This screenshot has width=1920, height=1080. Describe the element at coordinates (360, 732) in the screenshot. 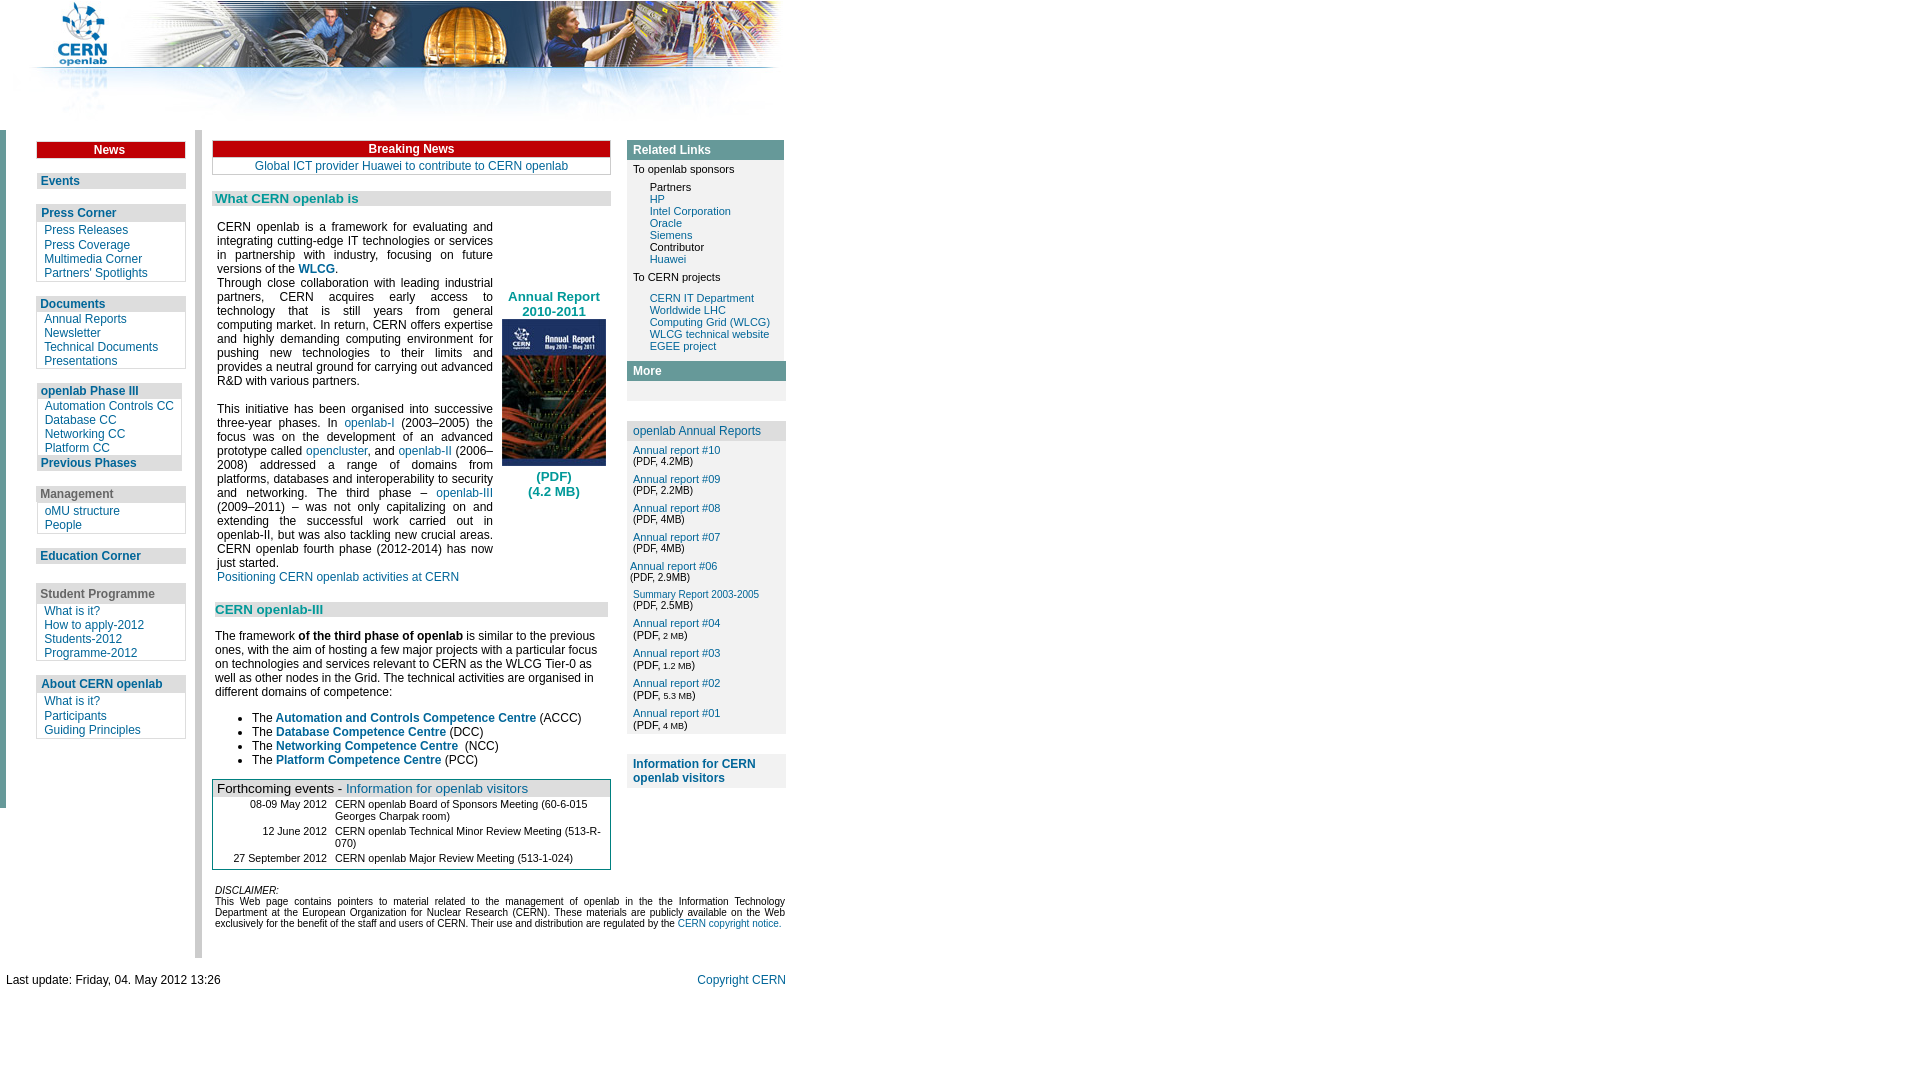

I see `'Database Competence Centre'` at that location.